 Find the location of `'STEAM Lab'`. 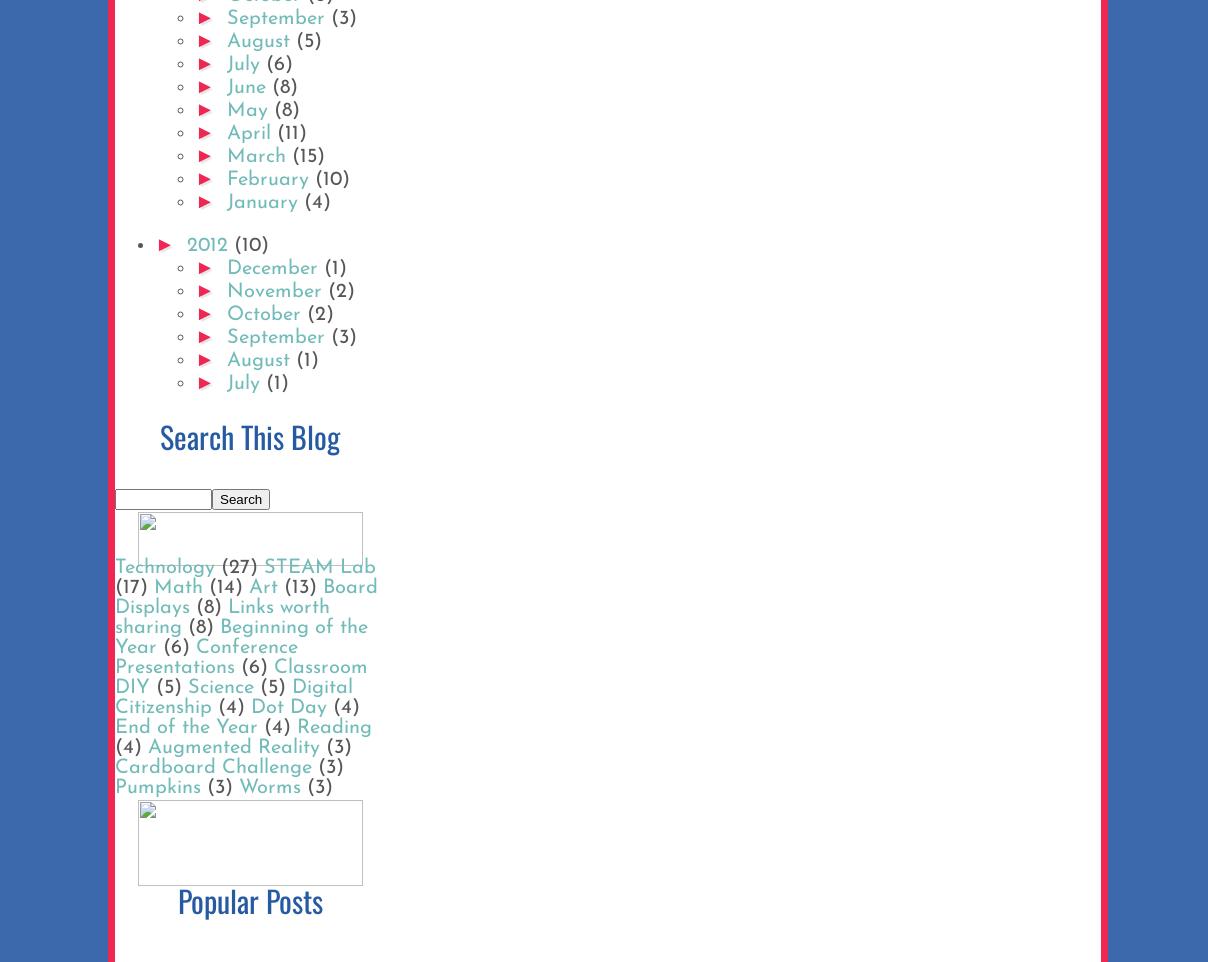

'STEAM Lab' is located at coordinates (318, 567).